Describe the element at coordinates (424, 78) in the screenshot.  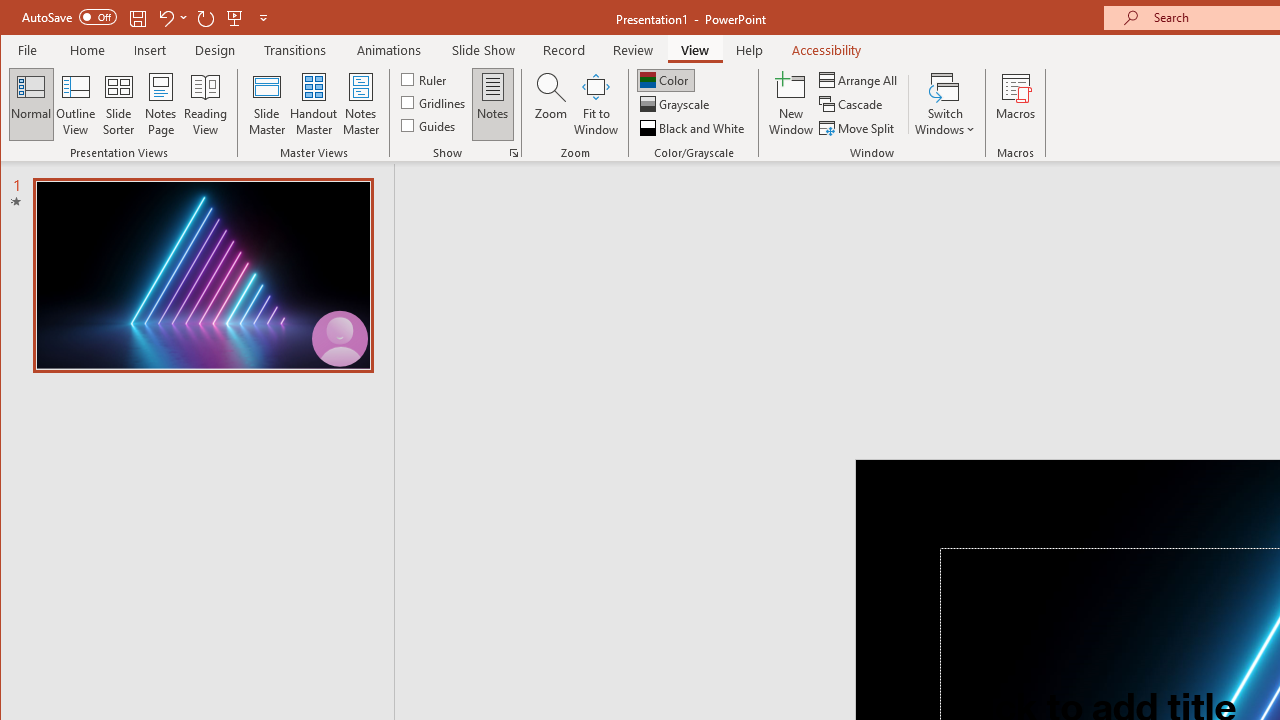
I see `'Ruler'` at that location.